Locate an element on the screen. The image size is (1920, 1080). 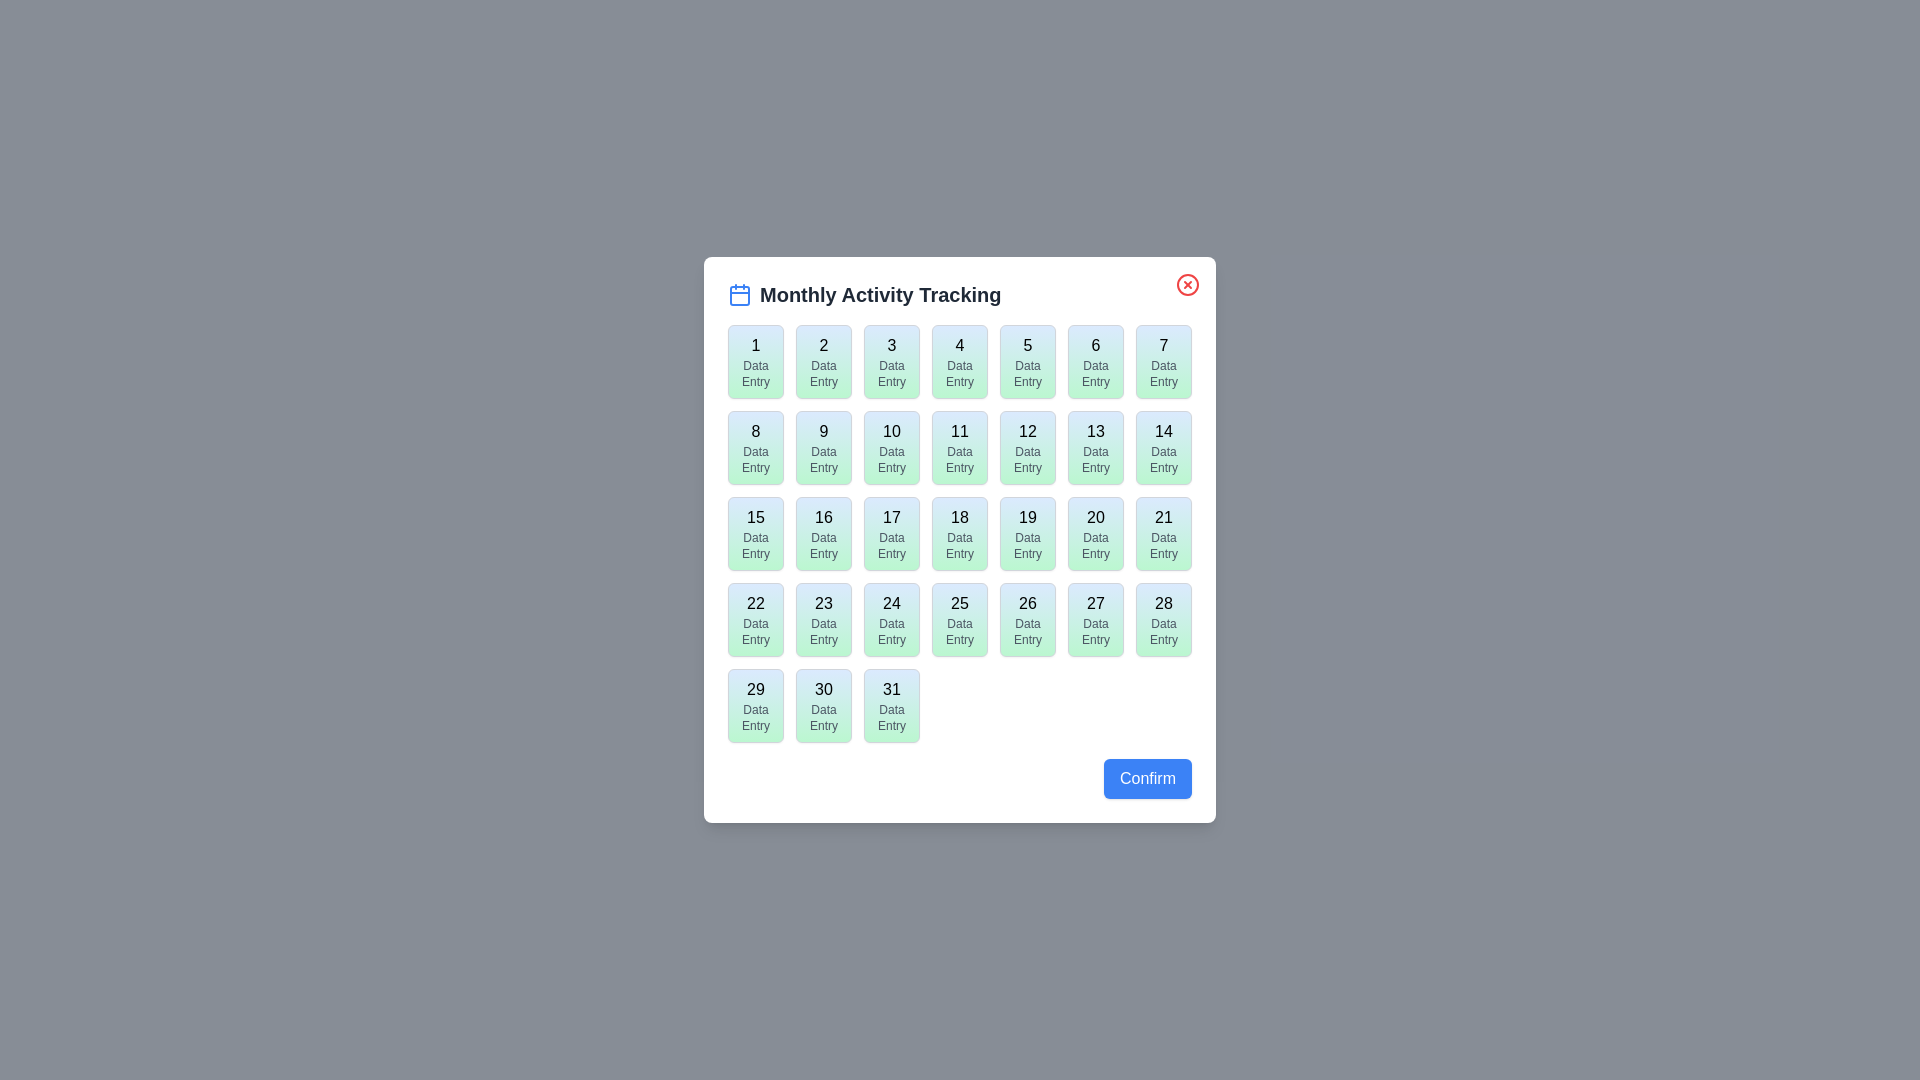
close button at the top-right corner of the dialog to close it is located at coordinates (1188, 285).